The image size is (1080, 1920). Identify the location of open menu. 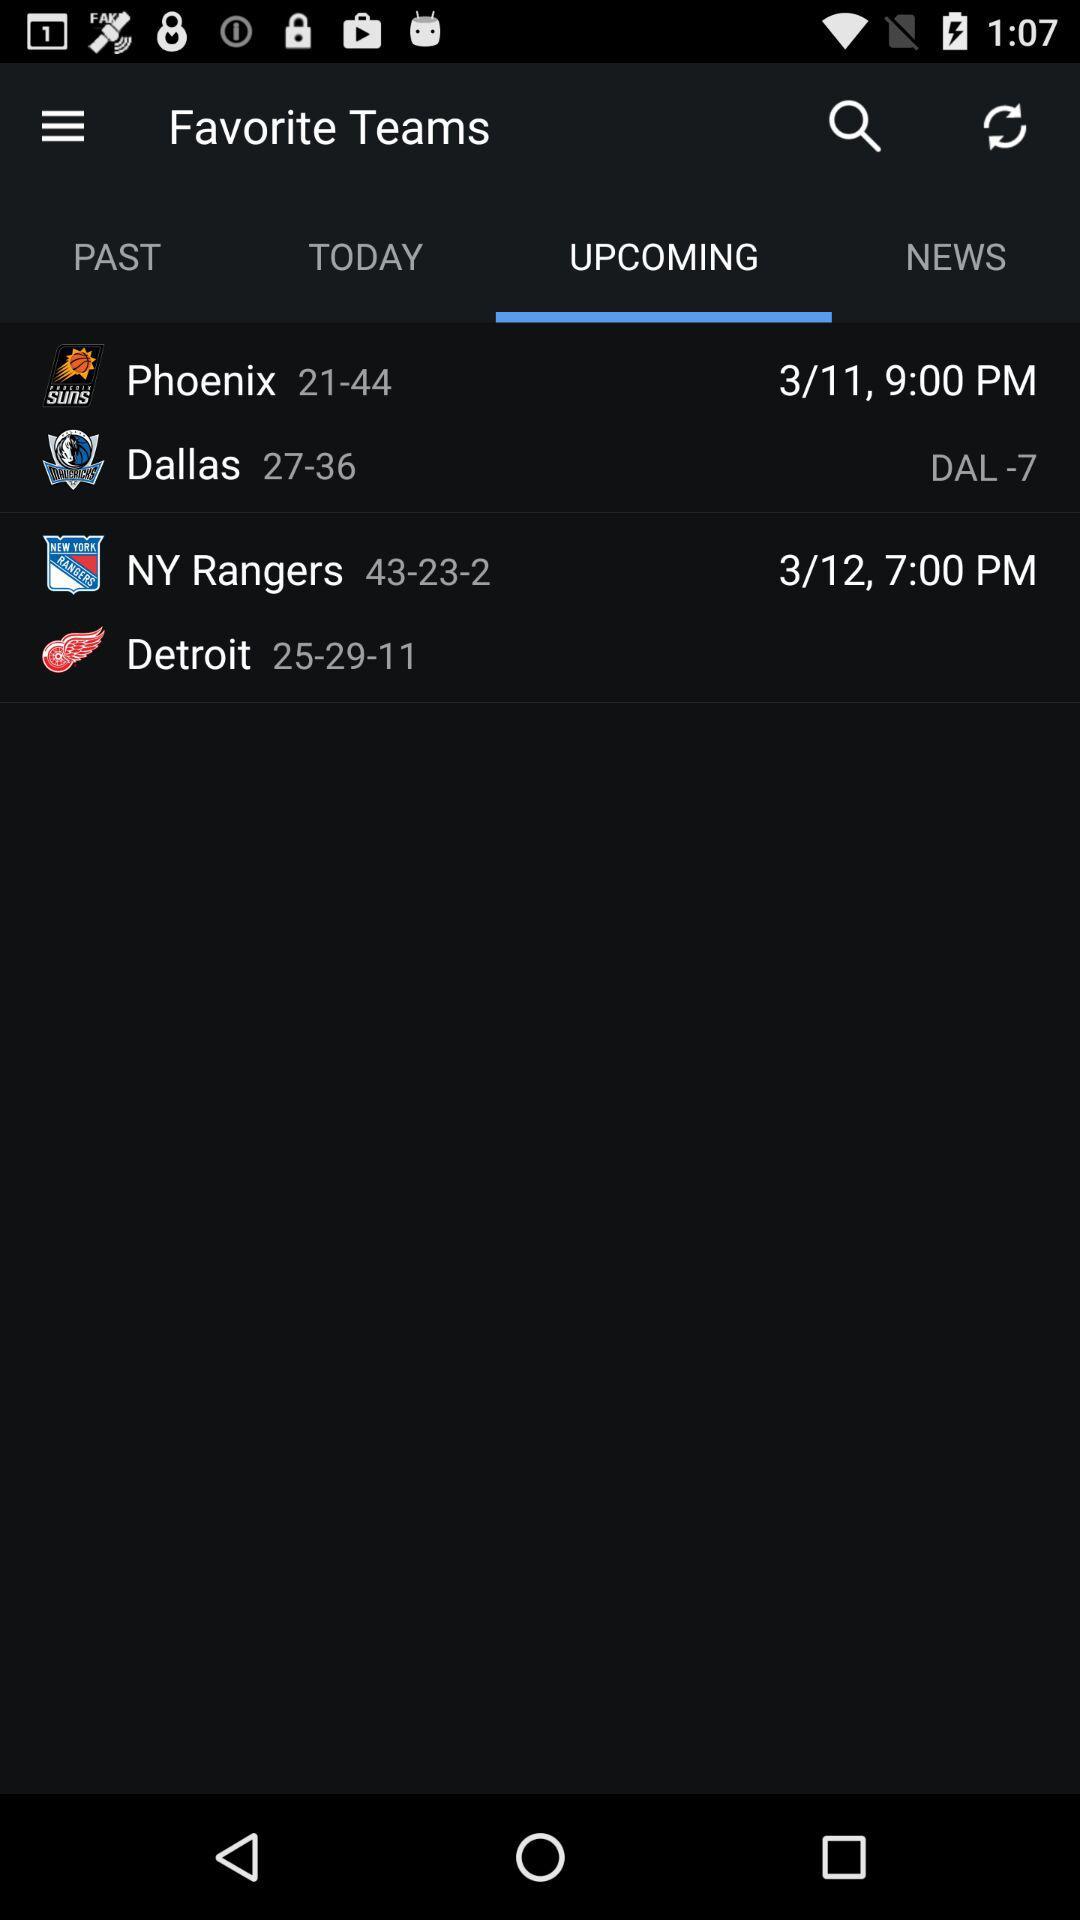
(61, 124).